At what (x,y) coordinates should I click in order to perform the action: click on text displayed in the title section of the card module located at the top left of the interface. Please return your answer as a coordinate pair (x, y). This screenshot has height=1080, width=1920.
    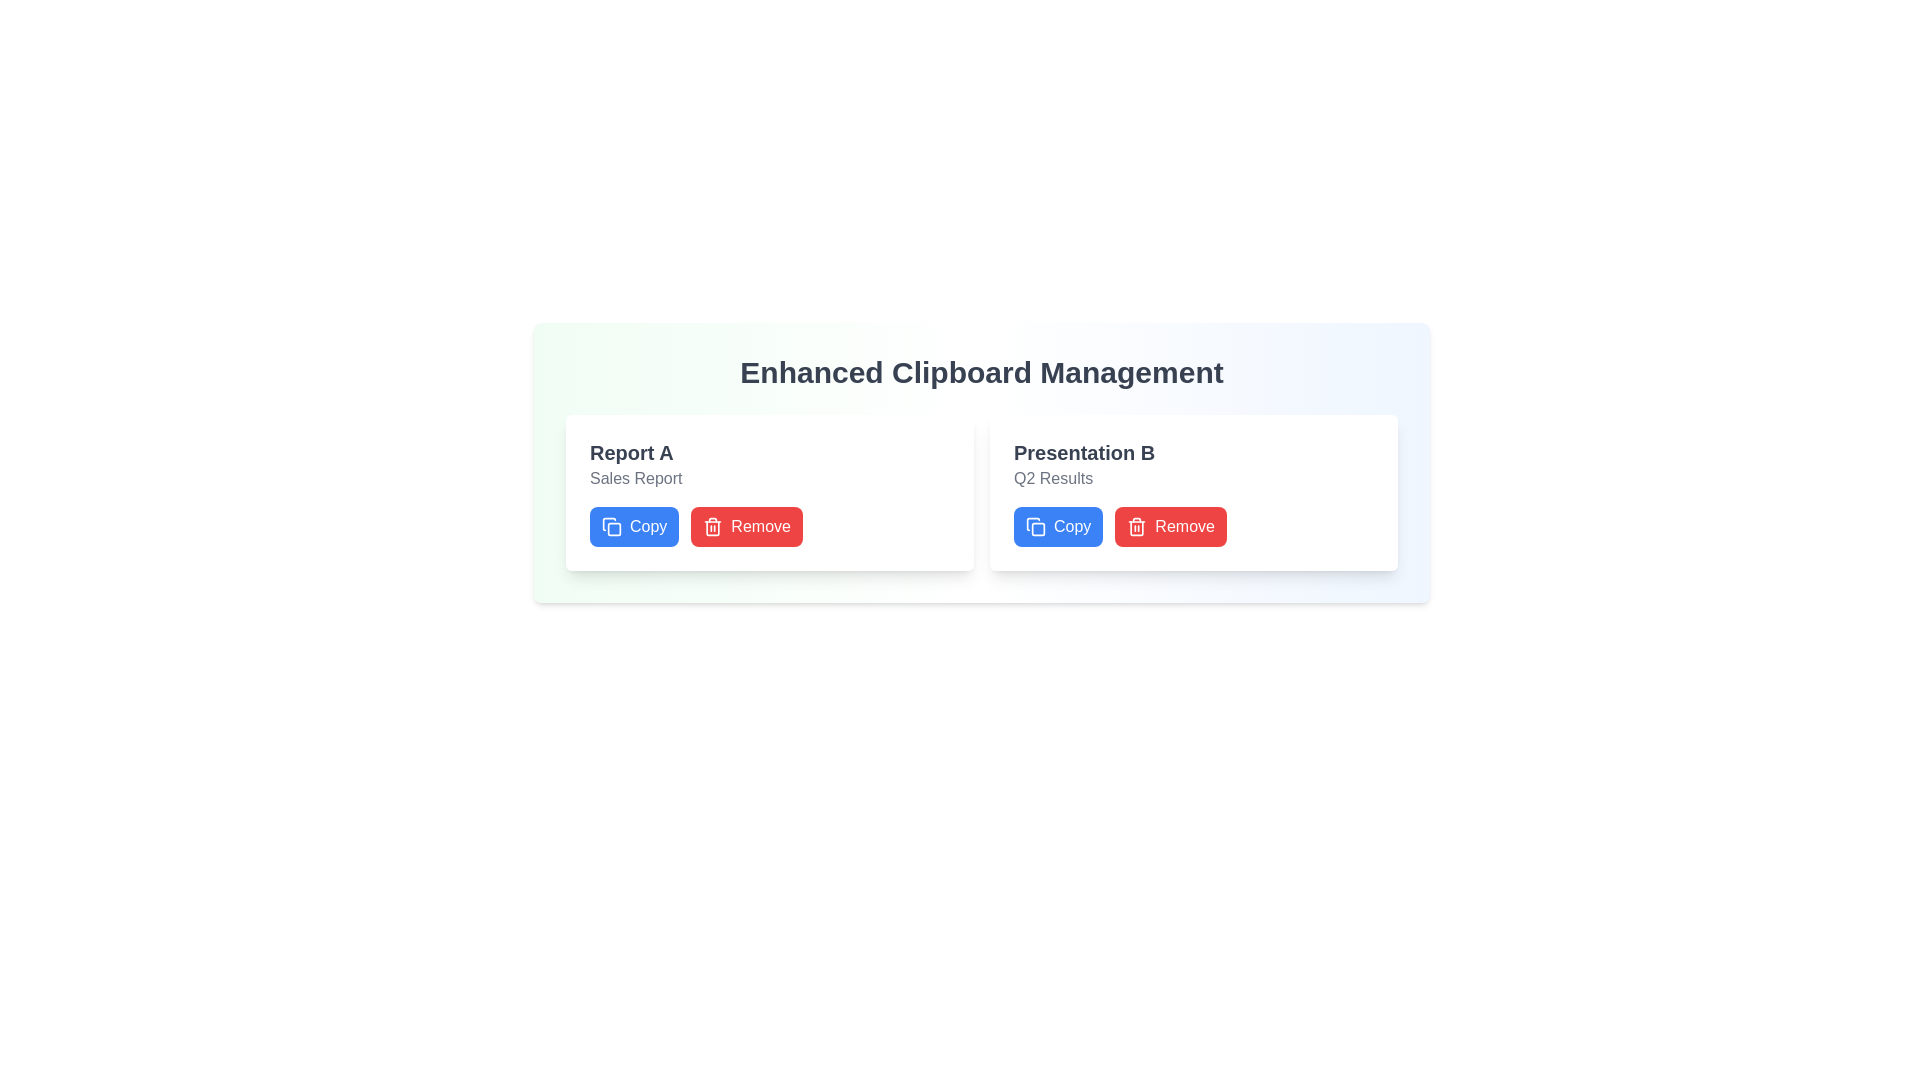
    Looking at the image, I should click on (630, 452).